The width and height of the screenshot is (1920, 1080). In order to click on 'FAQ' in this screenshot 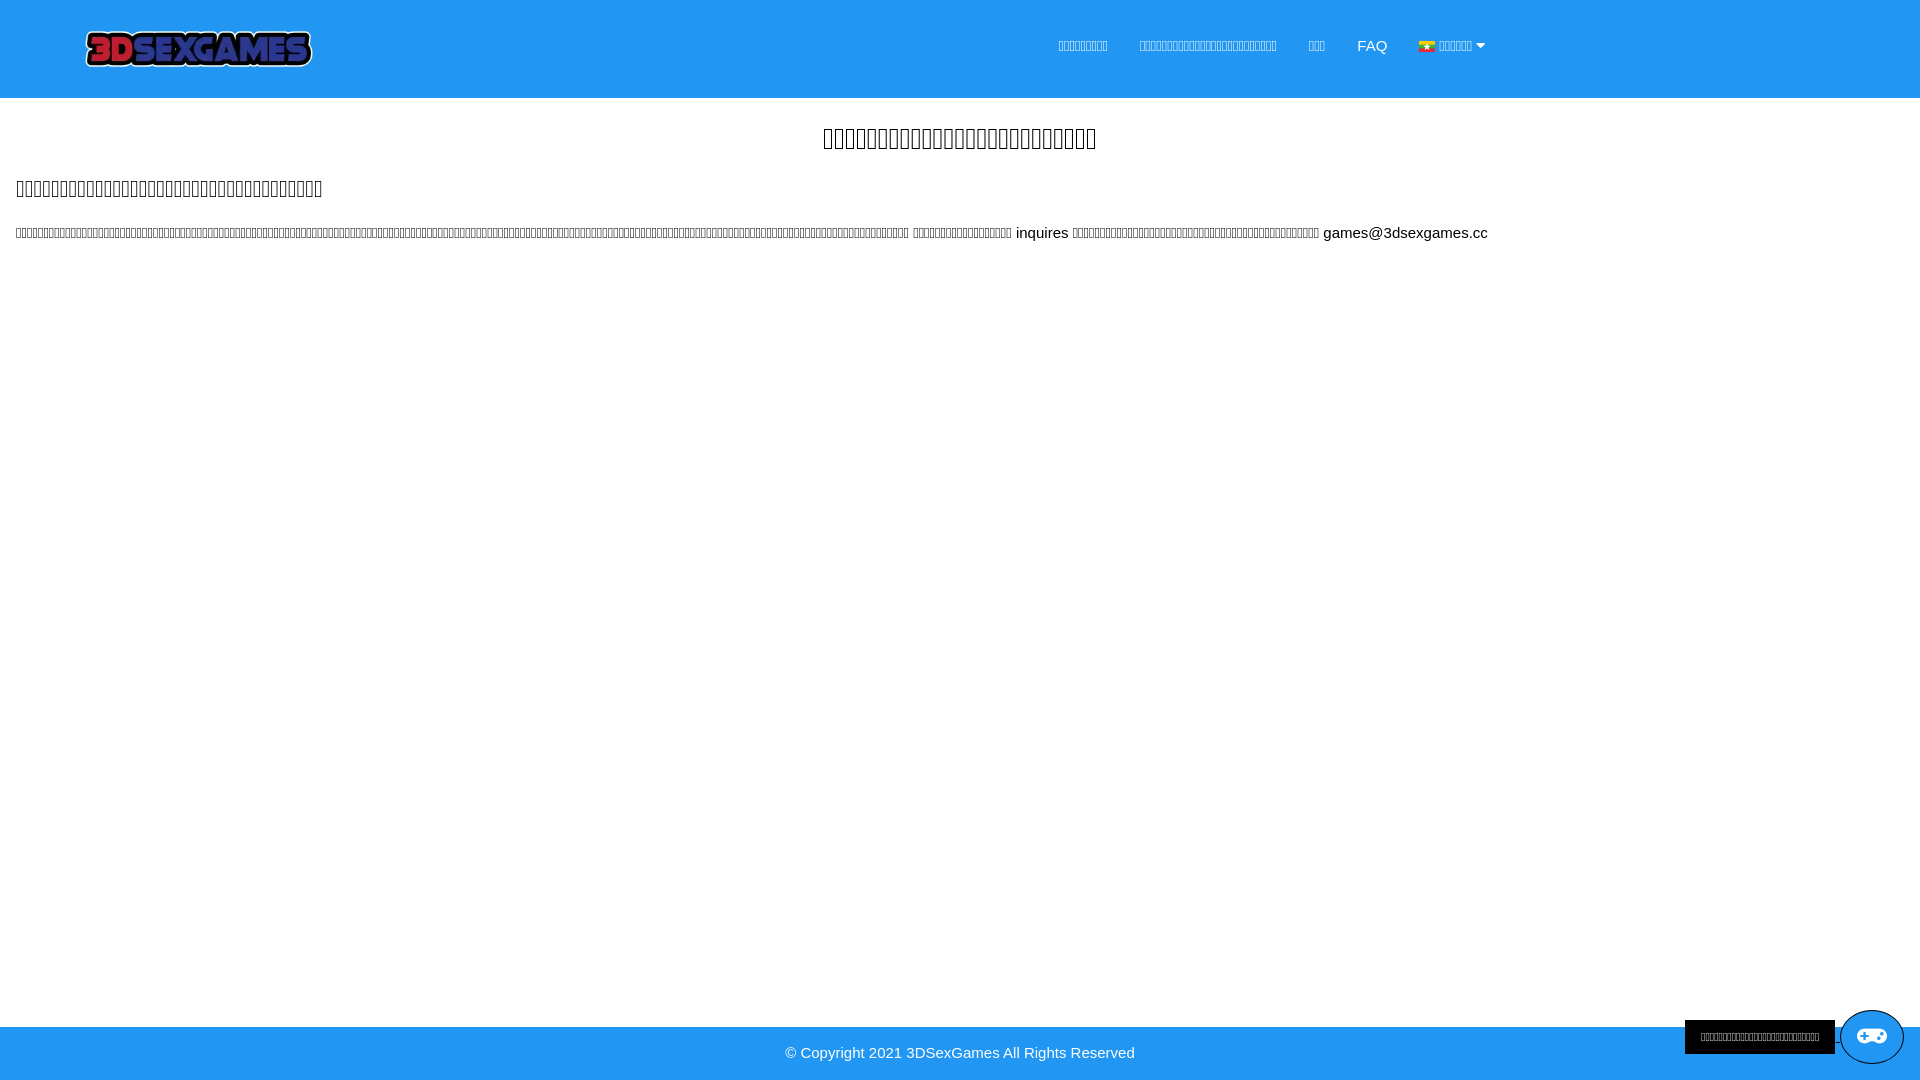, I will do `click(1340, 45)`.